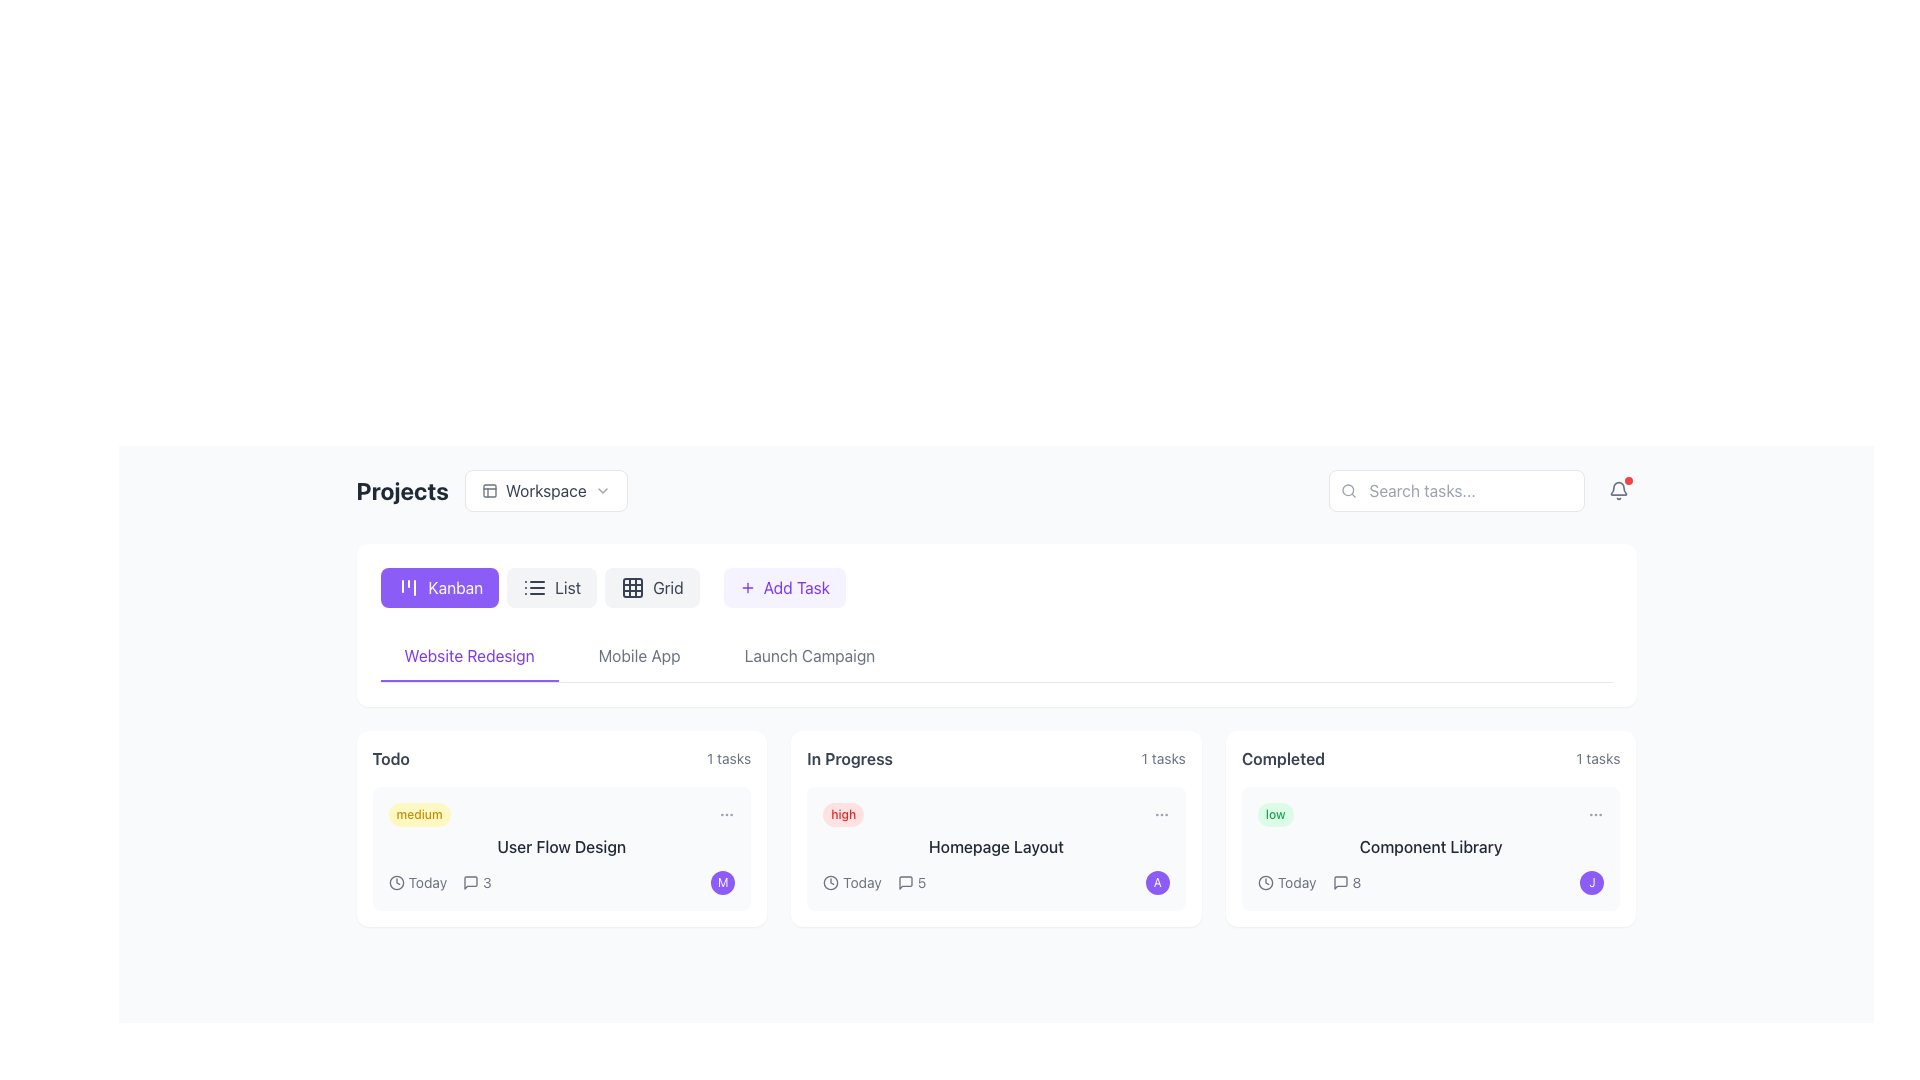 This screenshot has width=1920, height=1080. What do you see at coordinates (810, 656) in the screenshot?
I see `the 'Launch Campaign' button, which is the third tab in a row of three tabs below the 'Projects' heading, to change its appearance` at bounding box center [810, 656].